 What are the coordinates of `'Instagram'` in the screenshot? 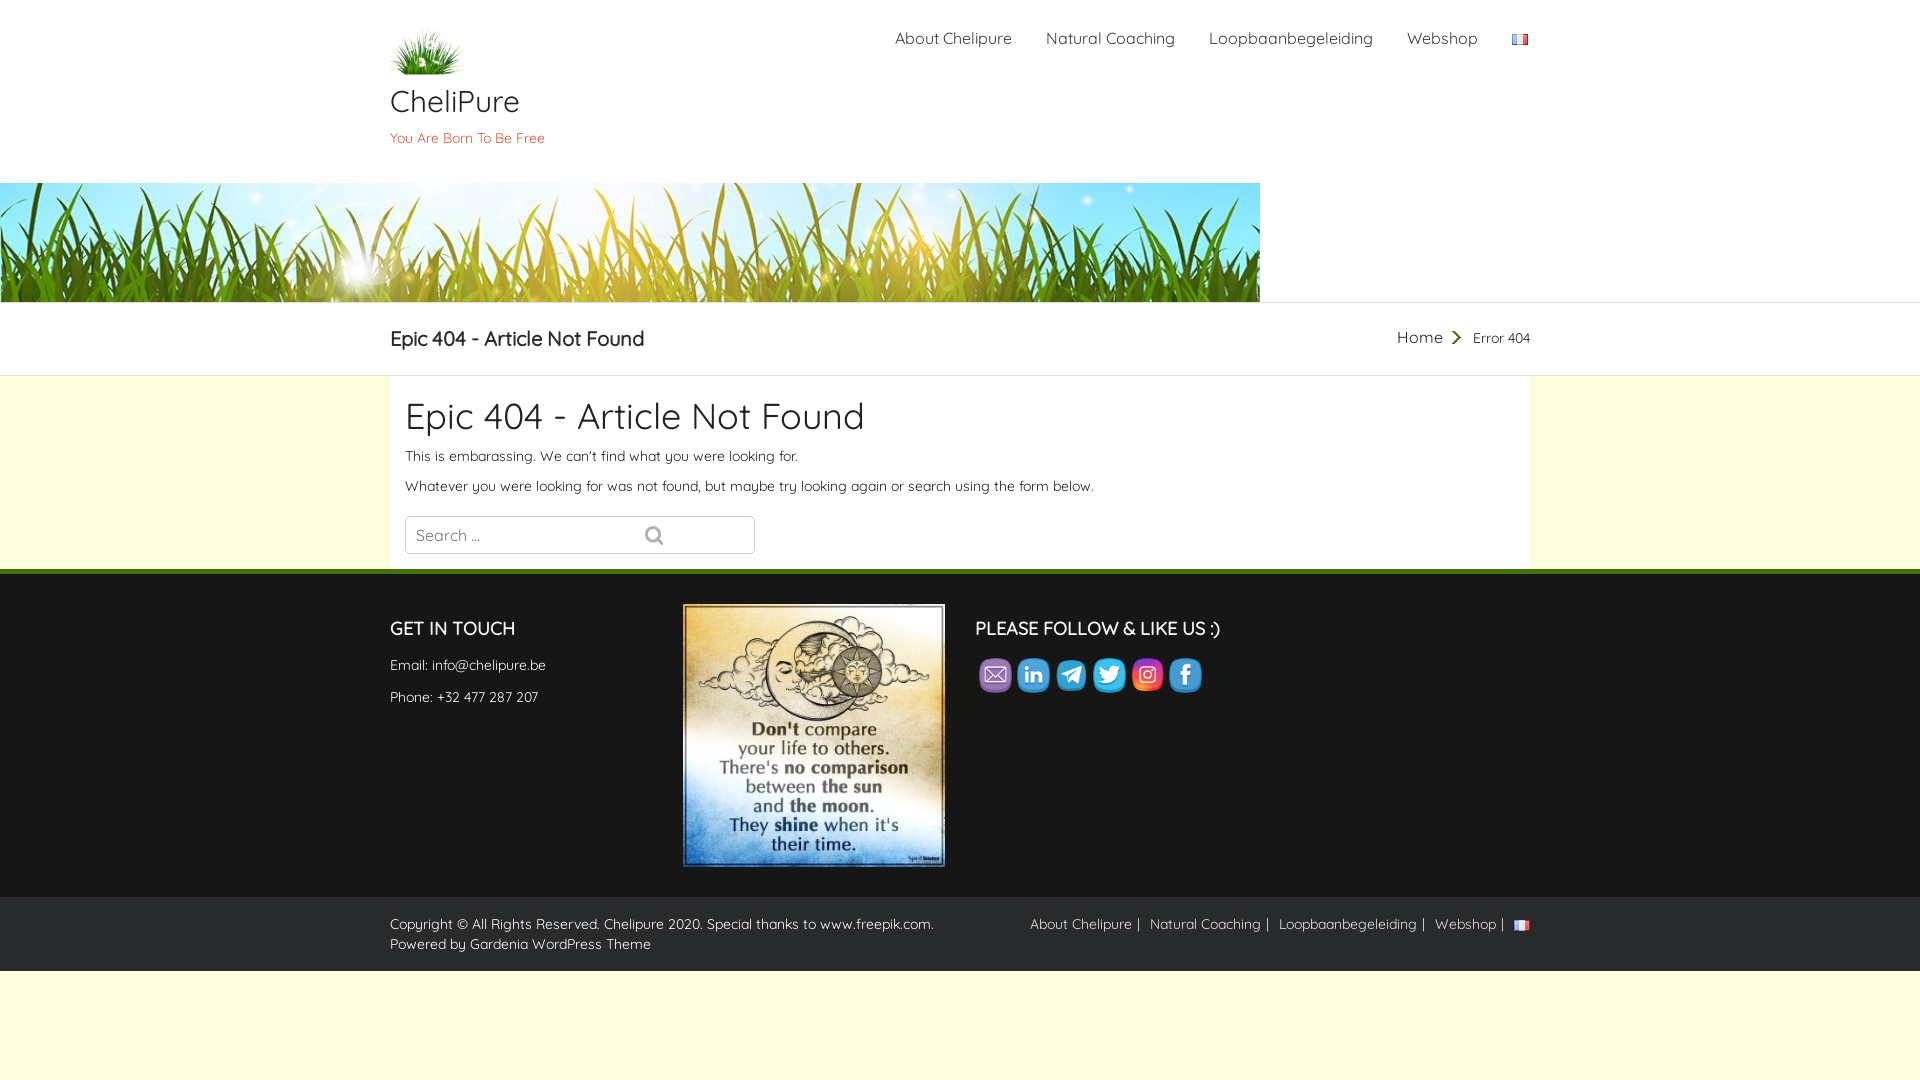 It's located at (1131, 674).